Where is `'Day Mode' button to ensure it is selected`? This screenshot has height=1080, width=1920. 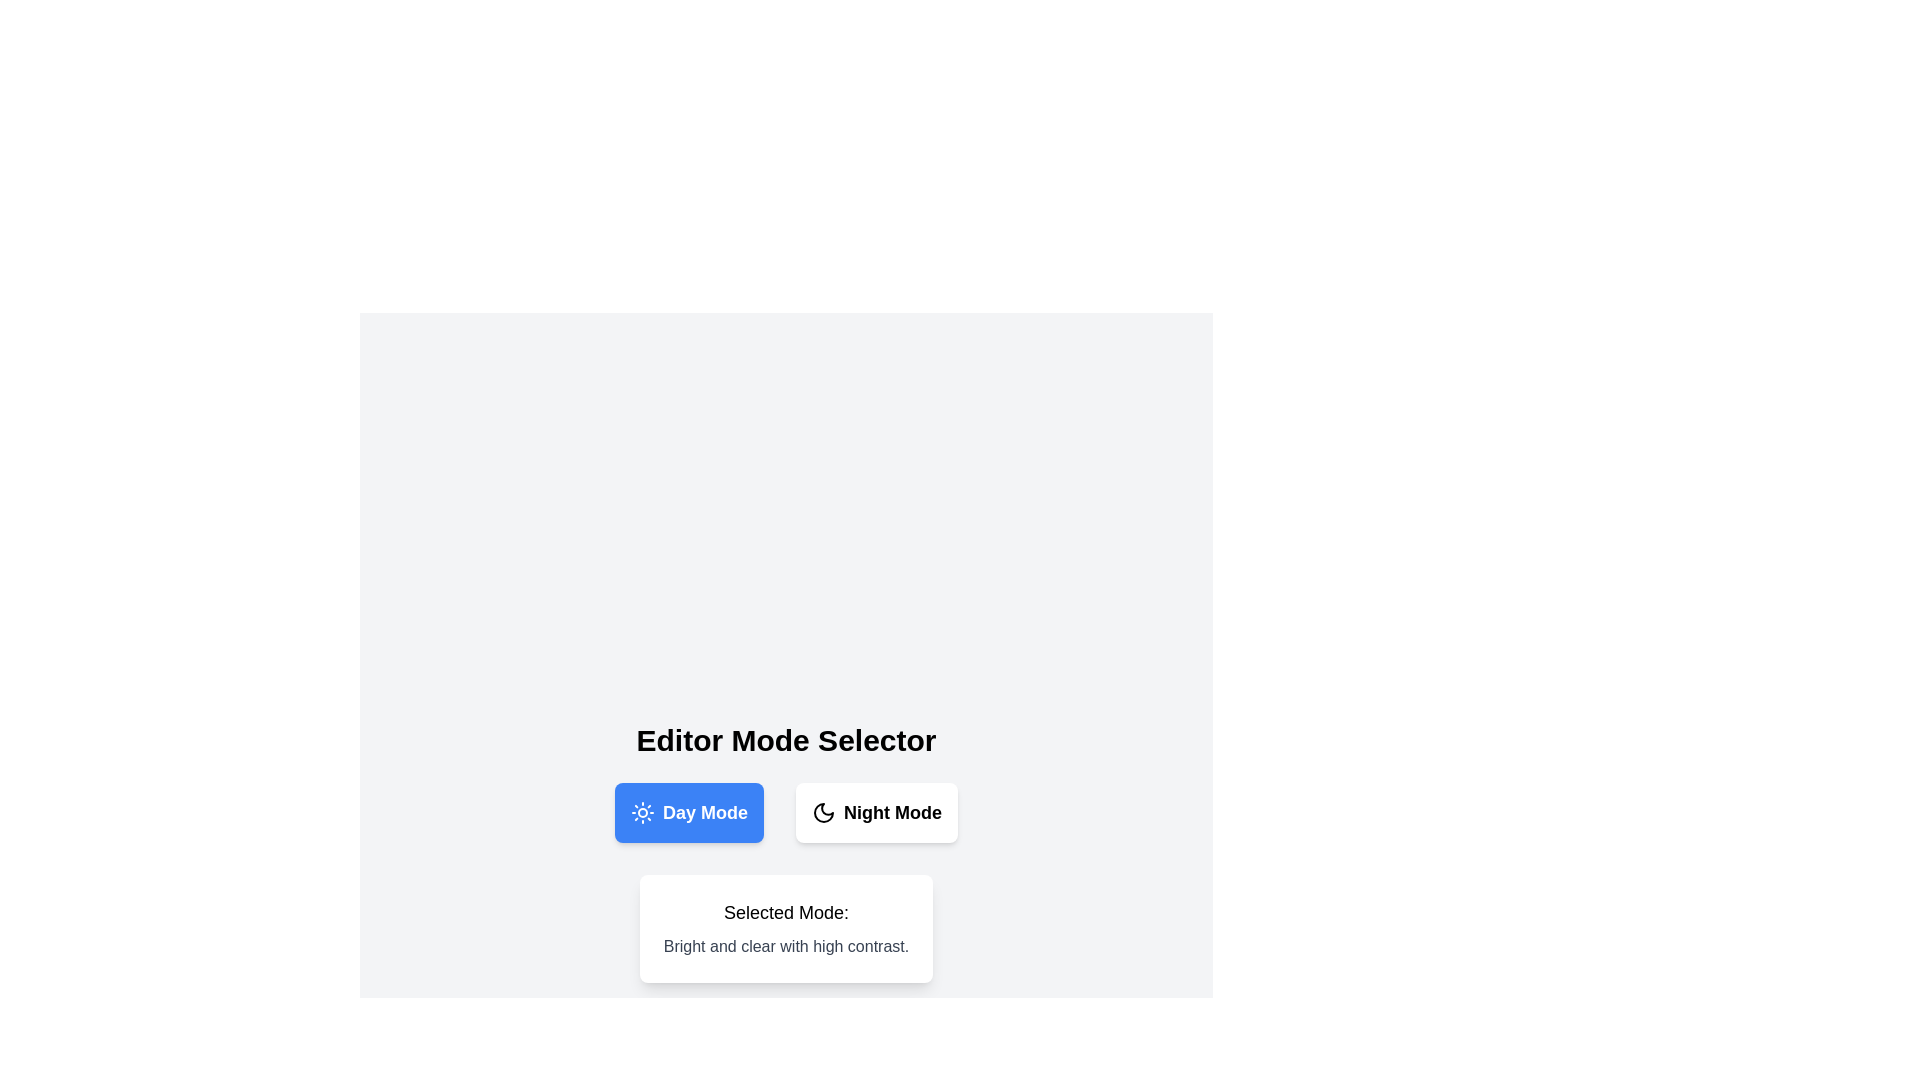 'Day Mode' button to ensure it is selected is located at coordinates (689, 813).